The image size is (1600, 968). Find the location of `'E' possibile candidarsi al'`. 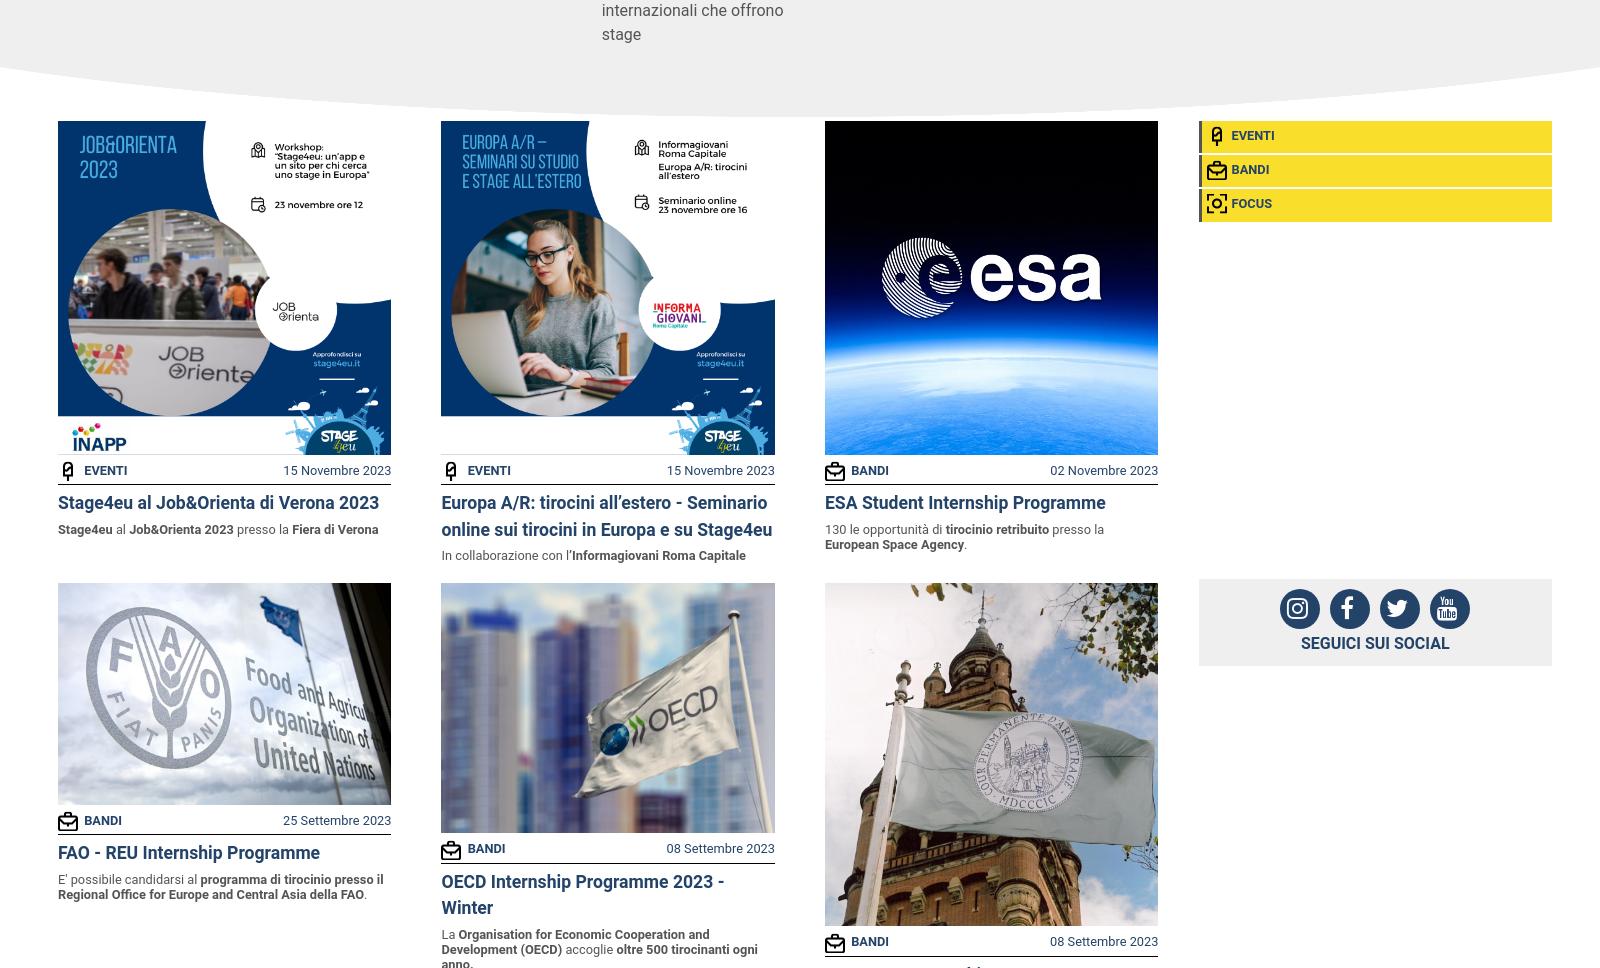

'E' possibile candidarsi al' is located at coordinates (127, 877).